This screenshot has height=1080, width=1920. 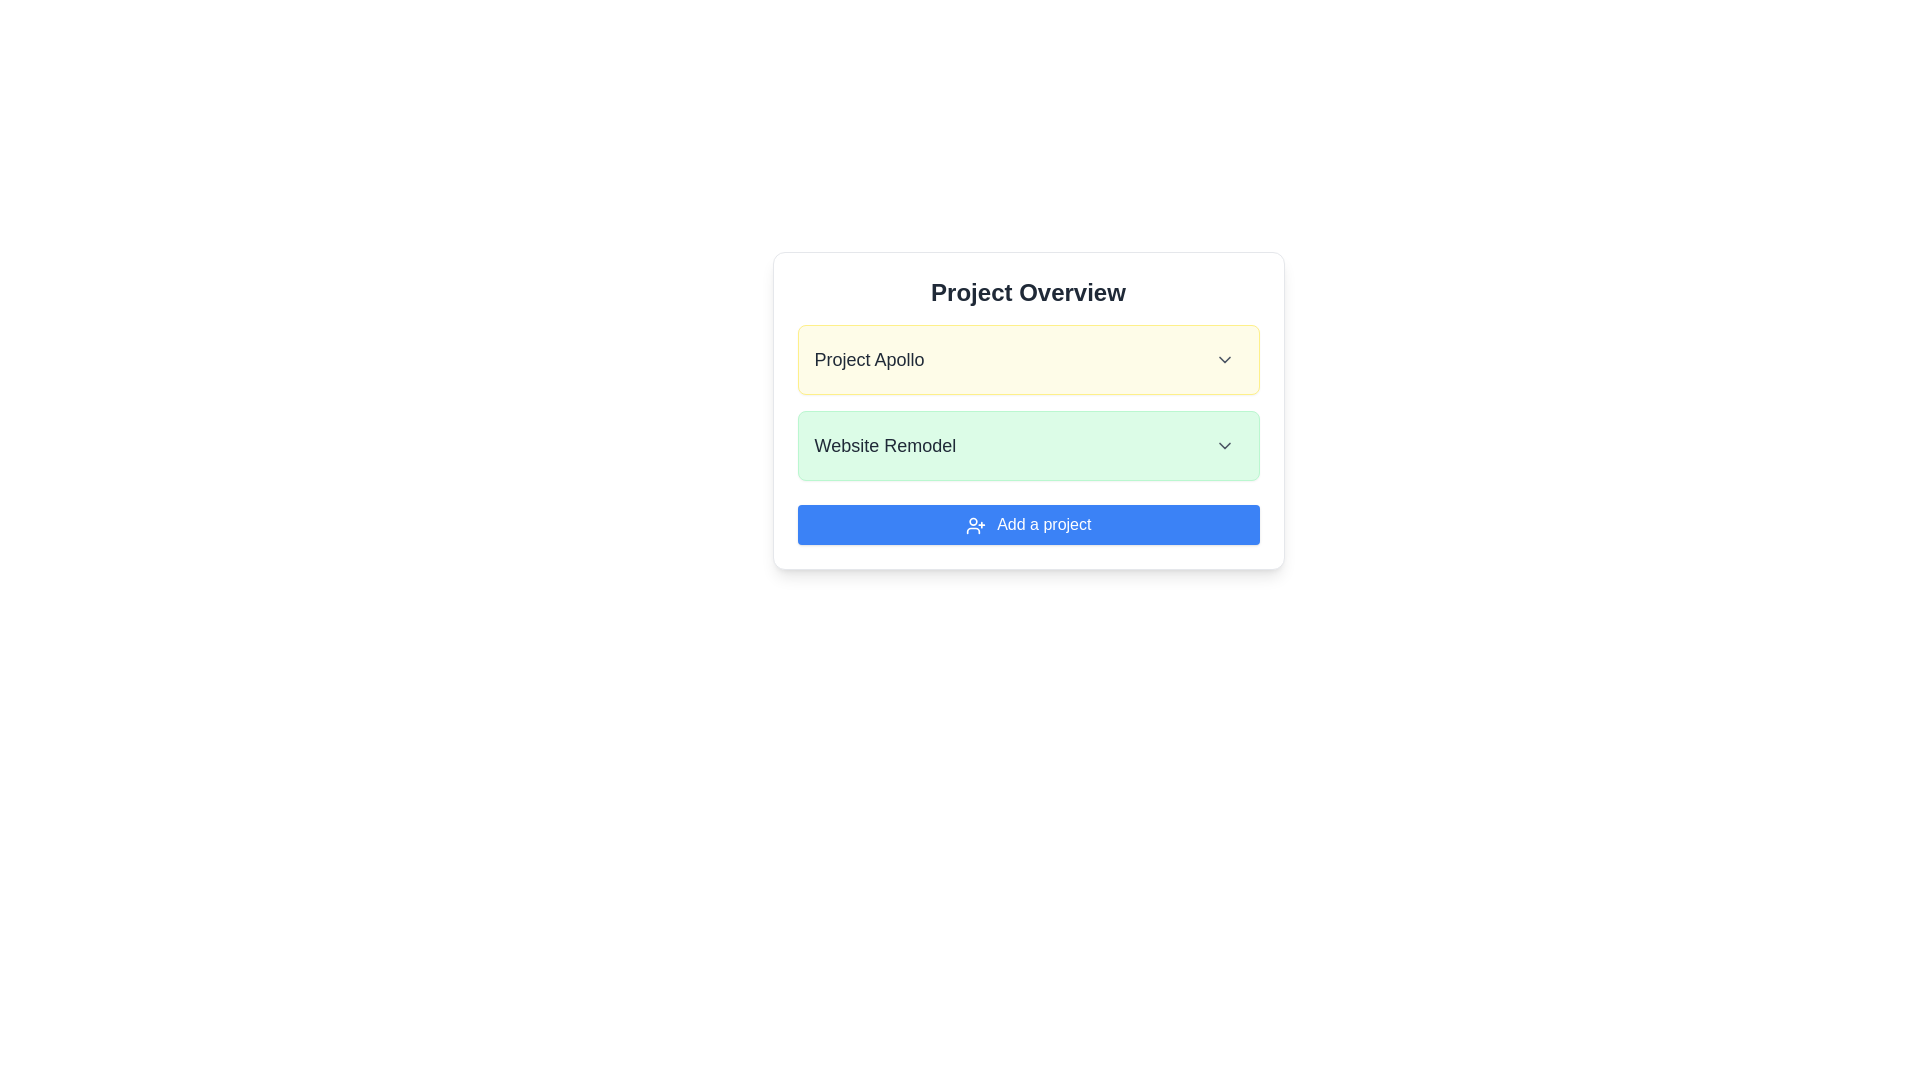 What do you see at coordinates (975, 524) in the screenshot?
I see `the icon located to the left of the 'Add a project' text within the blue button, which indicates the function of adding a user or project` at bounding box center [975, 524].